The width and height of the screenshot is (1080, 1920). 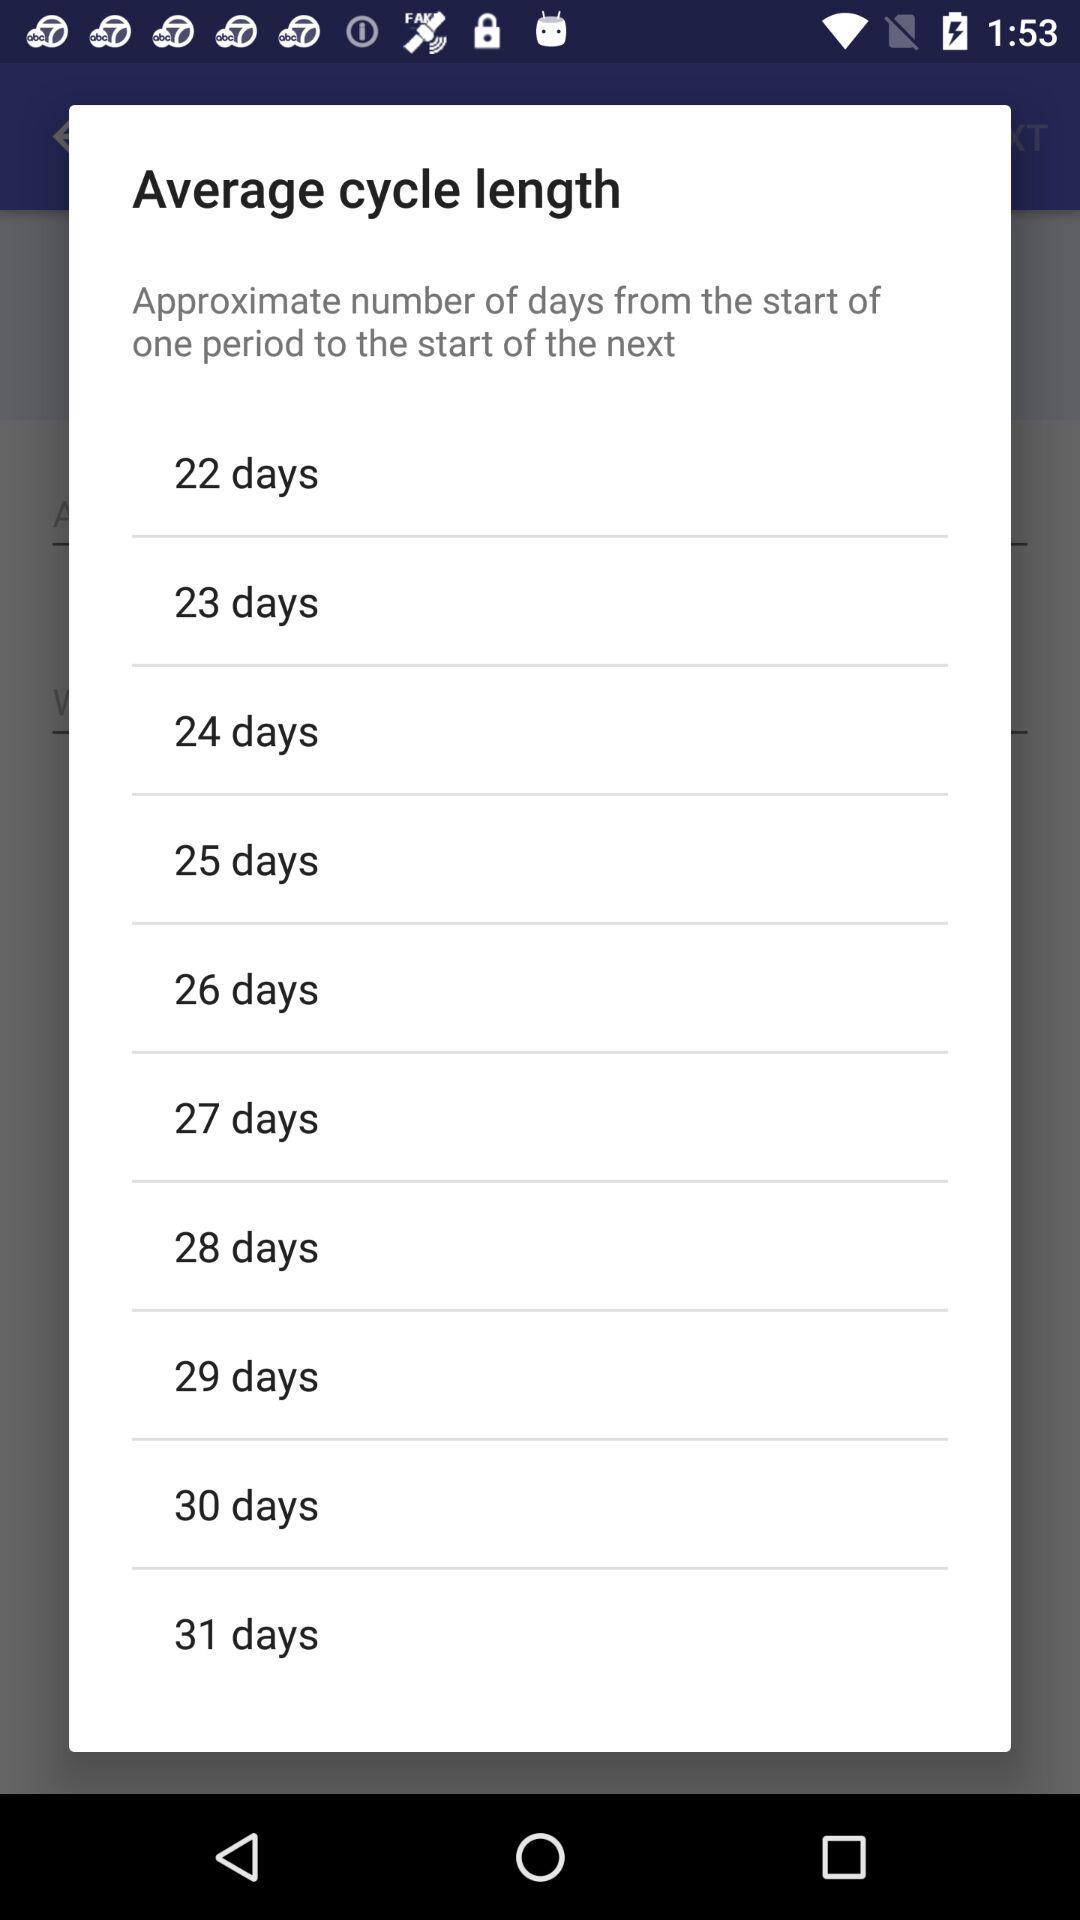 I want to click on the 28 days item, so click(x=540, y=1244).